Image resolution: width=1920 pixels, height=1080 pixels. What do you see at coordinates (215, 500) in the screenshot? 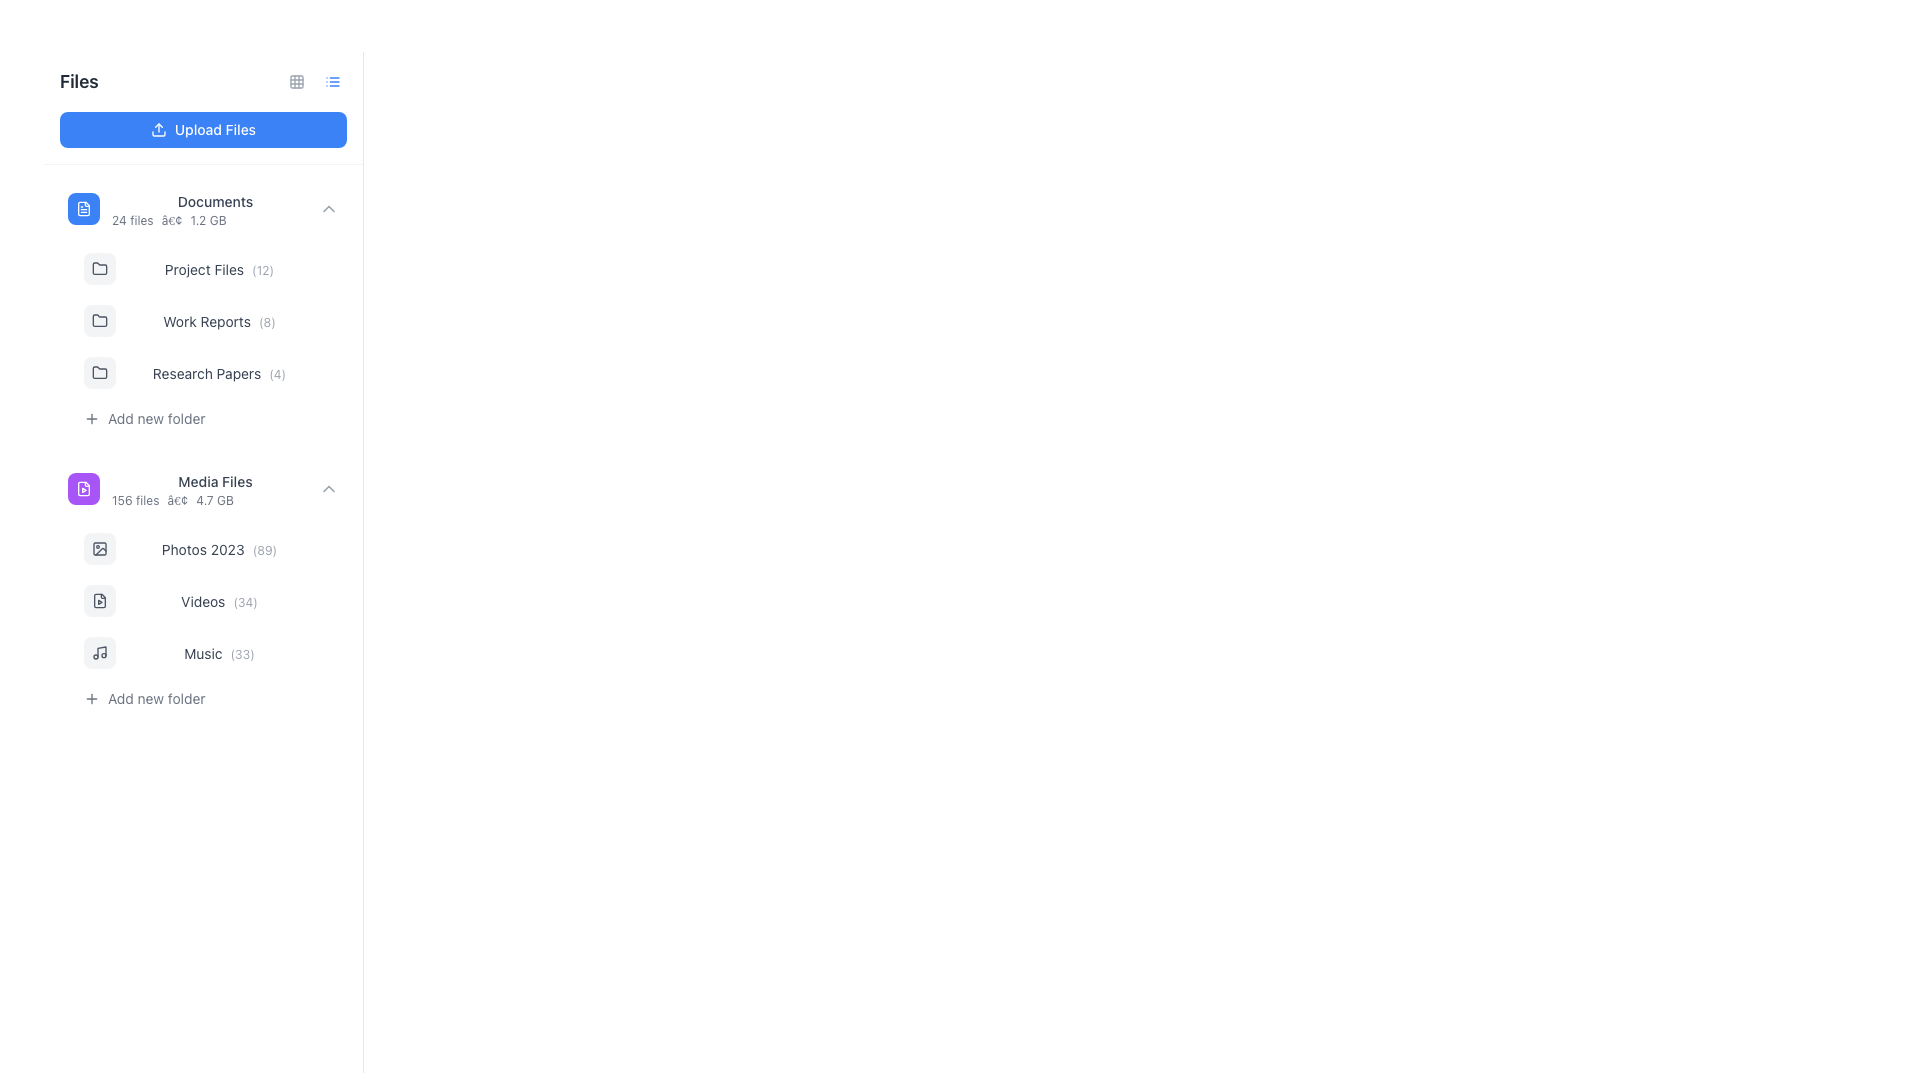
I see `the text label that displays the storage size information for the 'Media Files' group, located under the 'Media Files' section` at bounding box center [215, 500].